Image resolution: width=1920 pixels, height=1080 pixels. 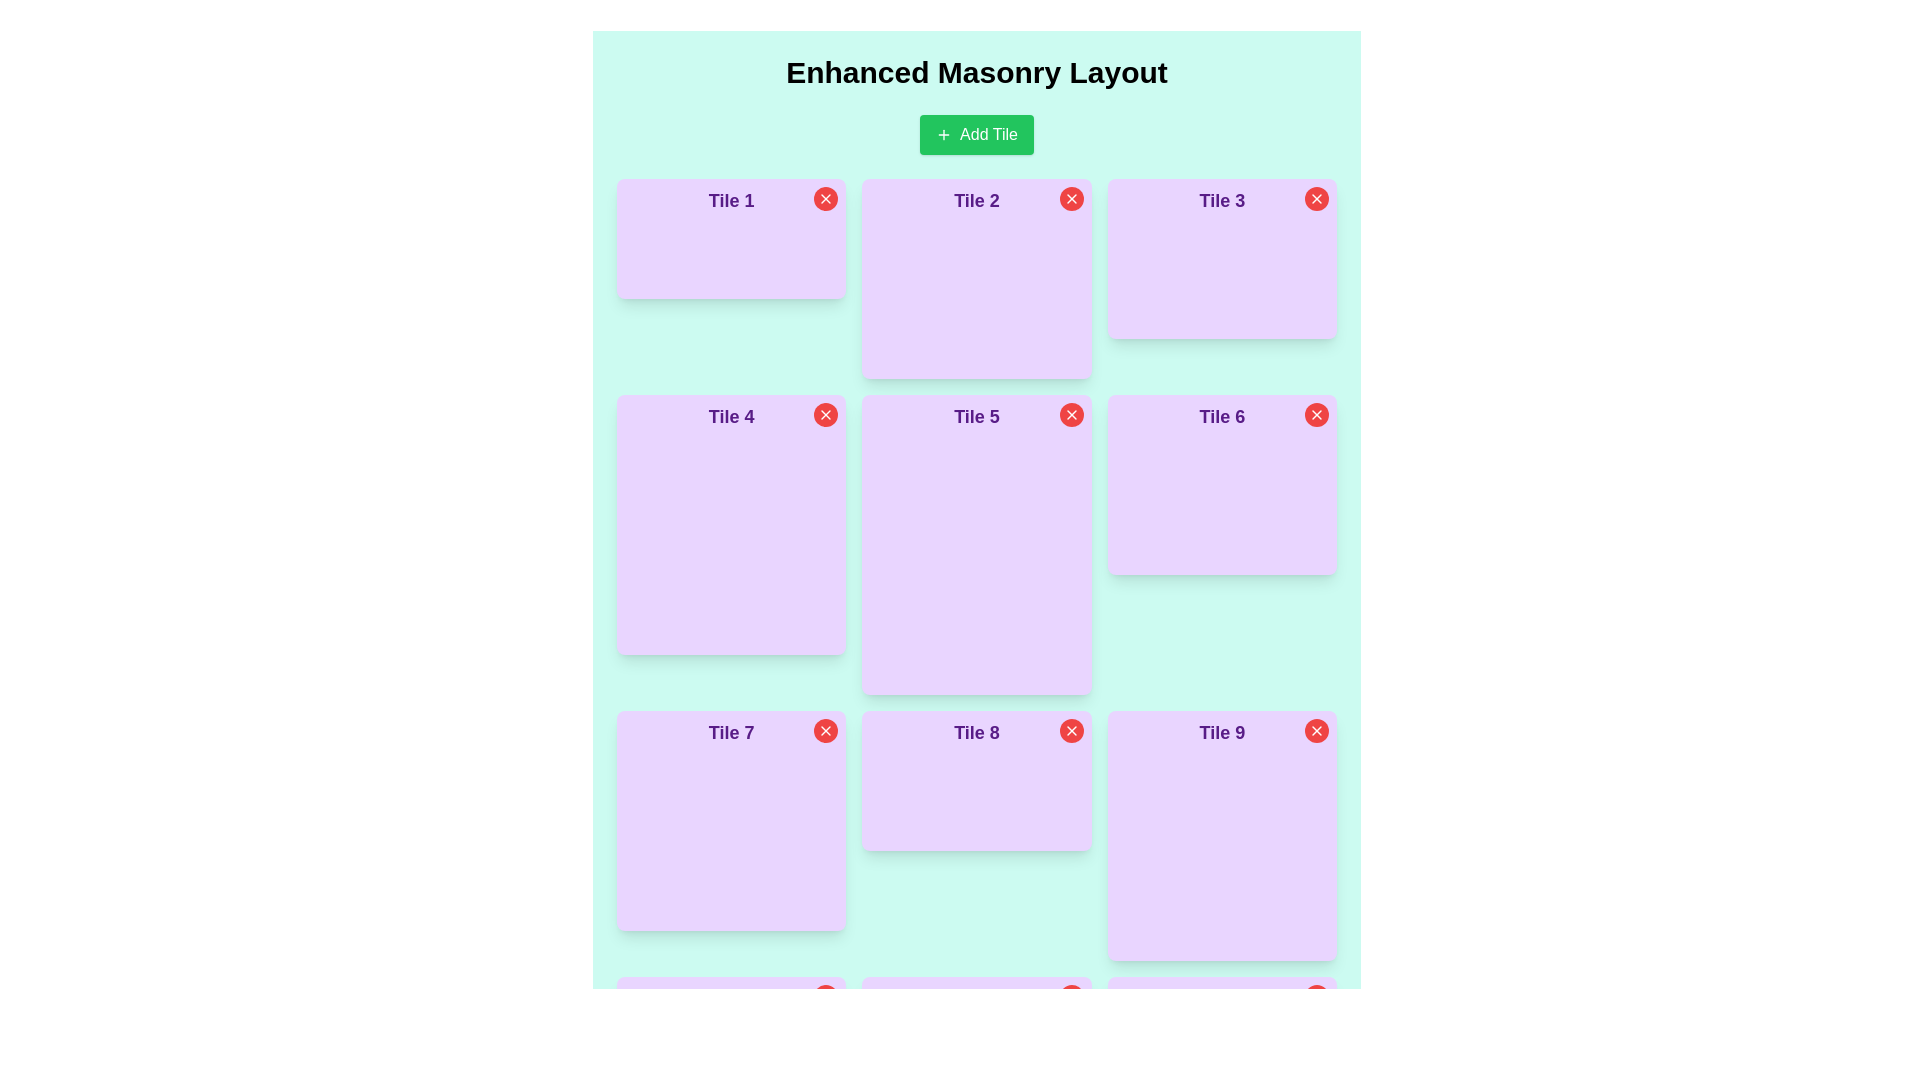 What do you see at coordinates (1221, 257) in the screenshot?
I see `the Interactive Tile located in the first row, third column of the grid` at bounding box center [1221, 257].